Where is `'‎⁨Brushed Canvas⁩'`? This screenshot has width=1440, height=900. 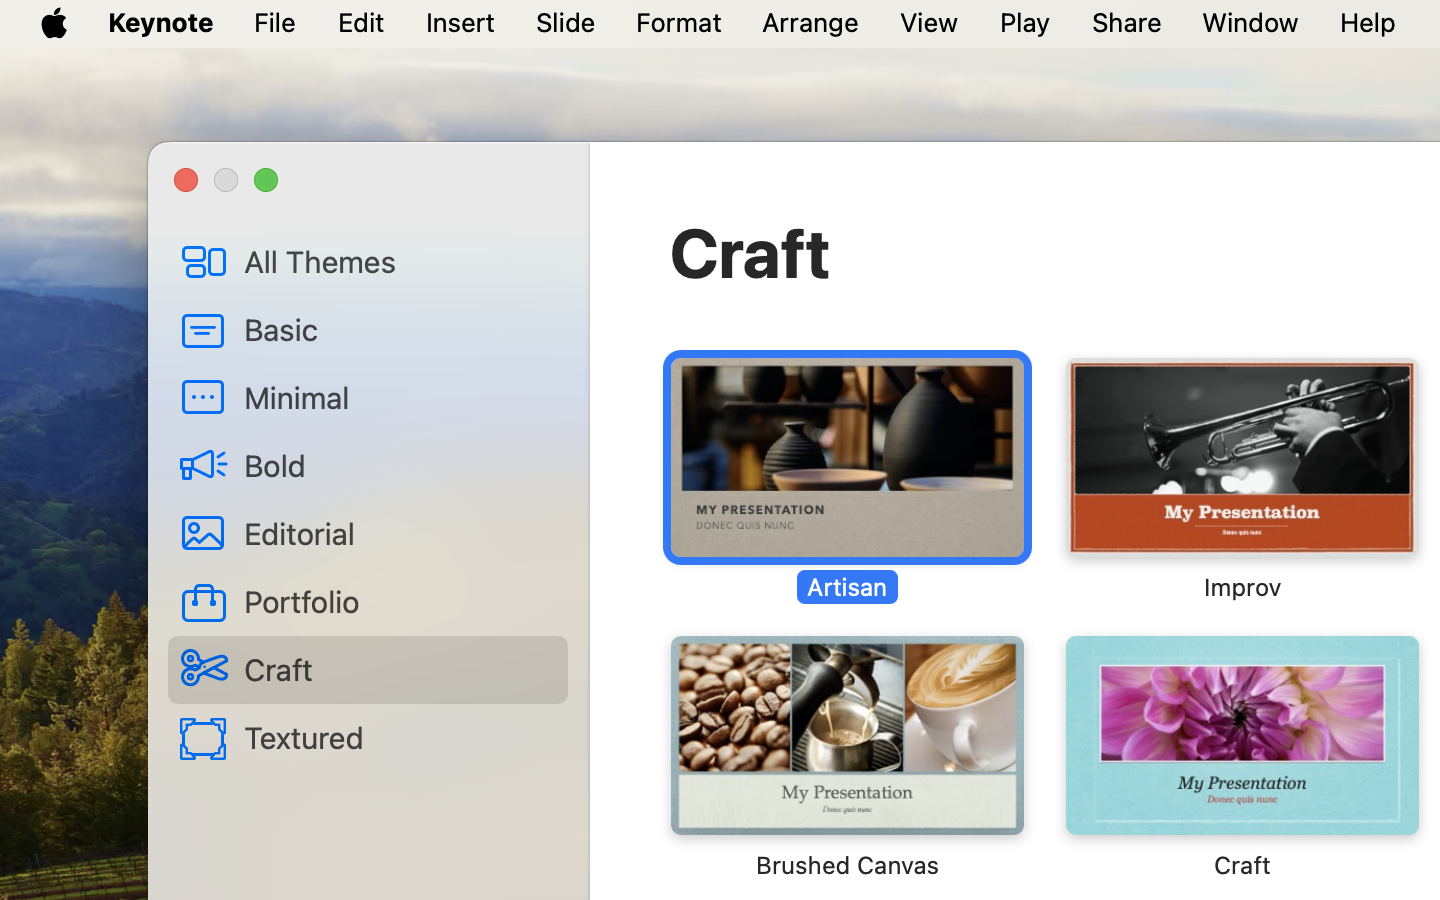 '‎⁨Brushed Canvas⁩' is located at coordinates (846, 756).